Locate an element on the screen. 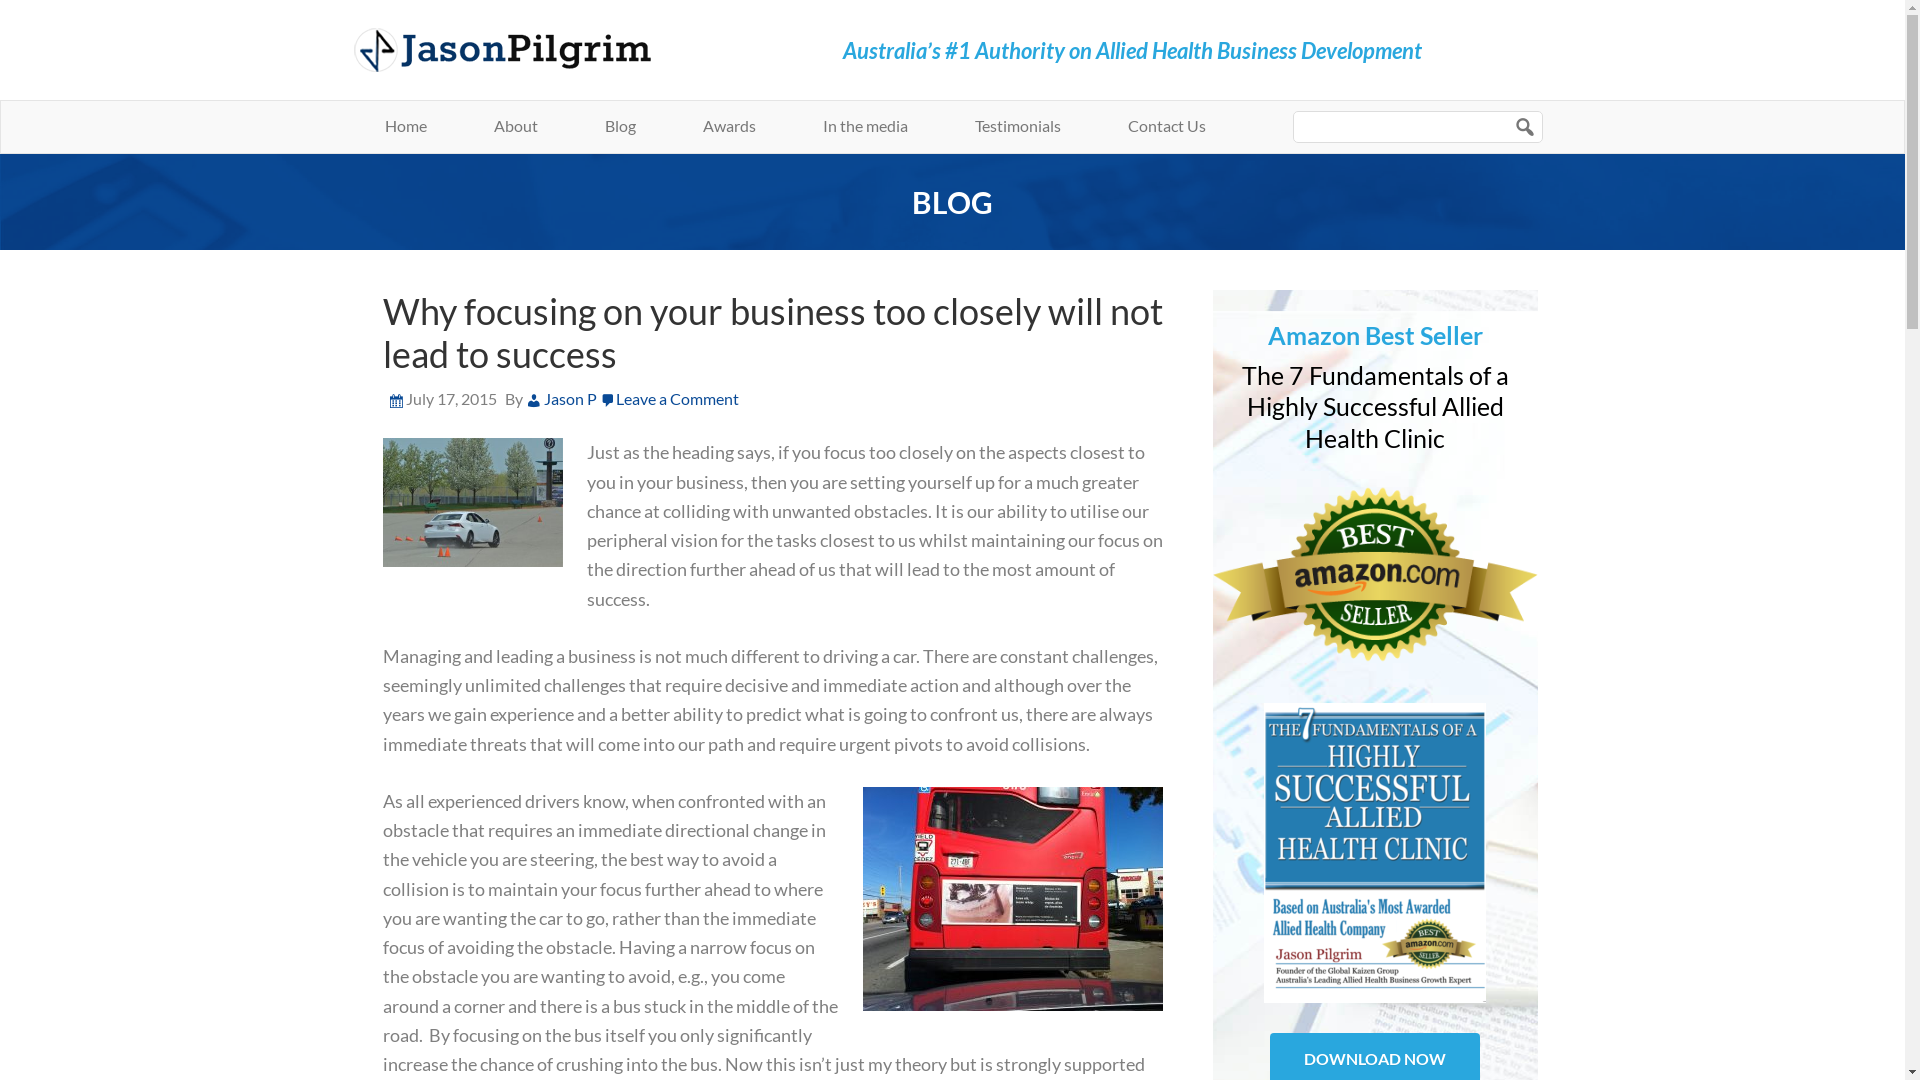 The width and height of the screenshot is (1920, 1080). 'Jason P' is located at coordinates (560, 398).